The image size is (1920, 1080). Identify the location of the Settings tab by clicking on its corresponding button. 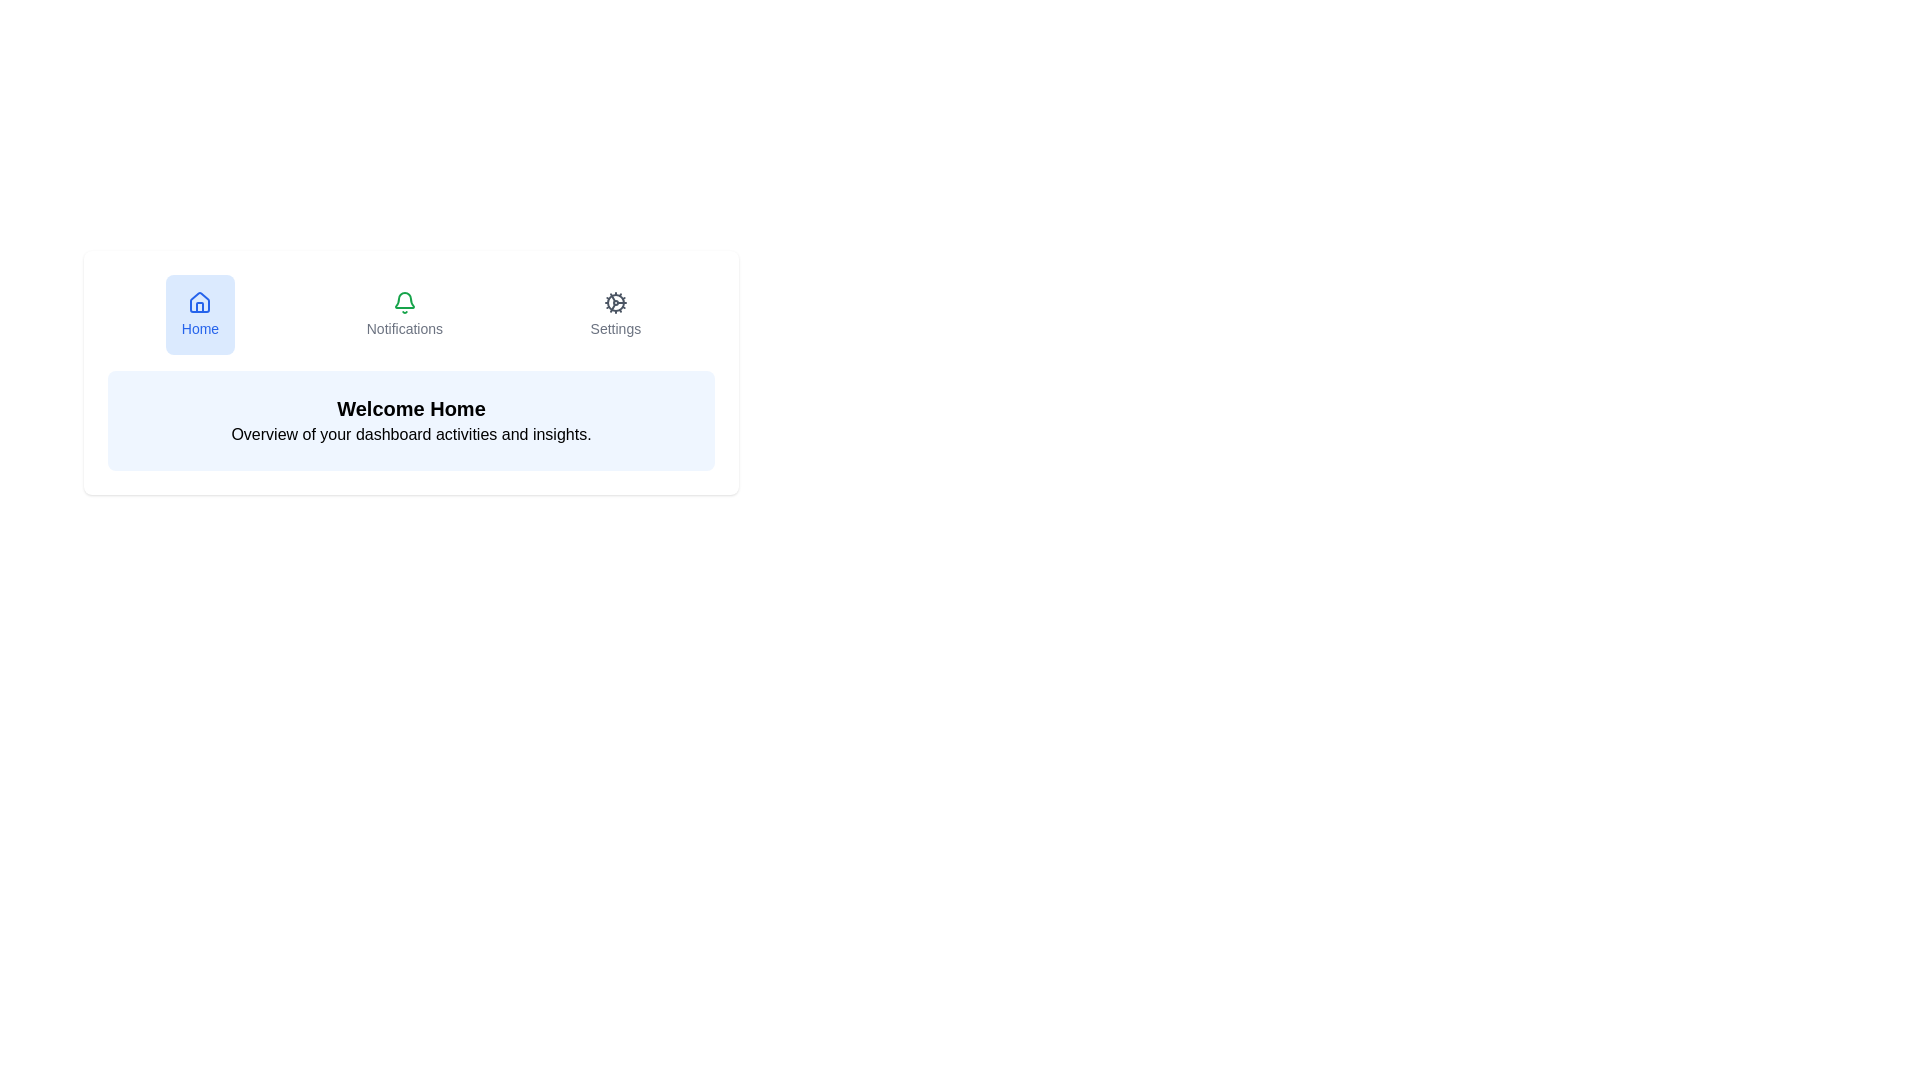
(614, 315).